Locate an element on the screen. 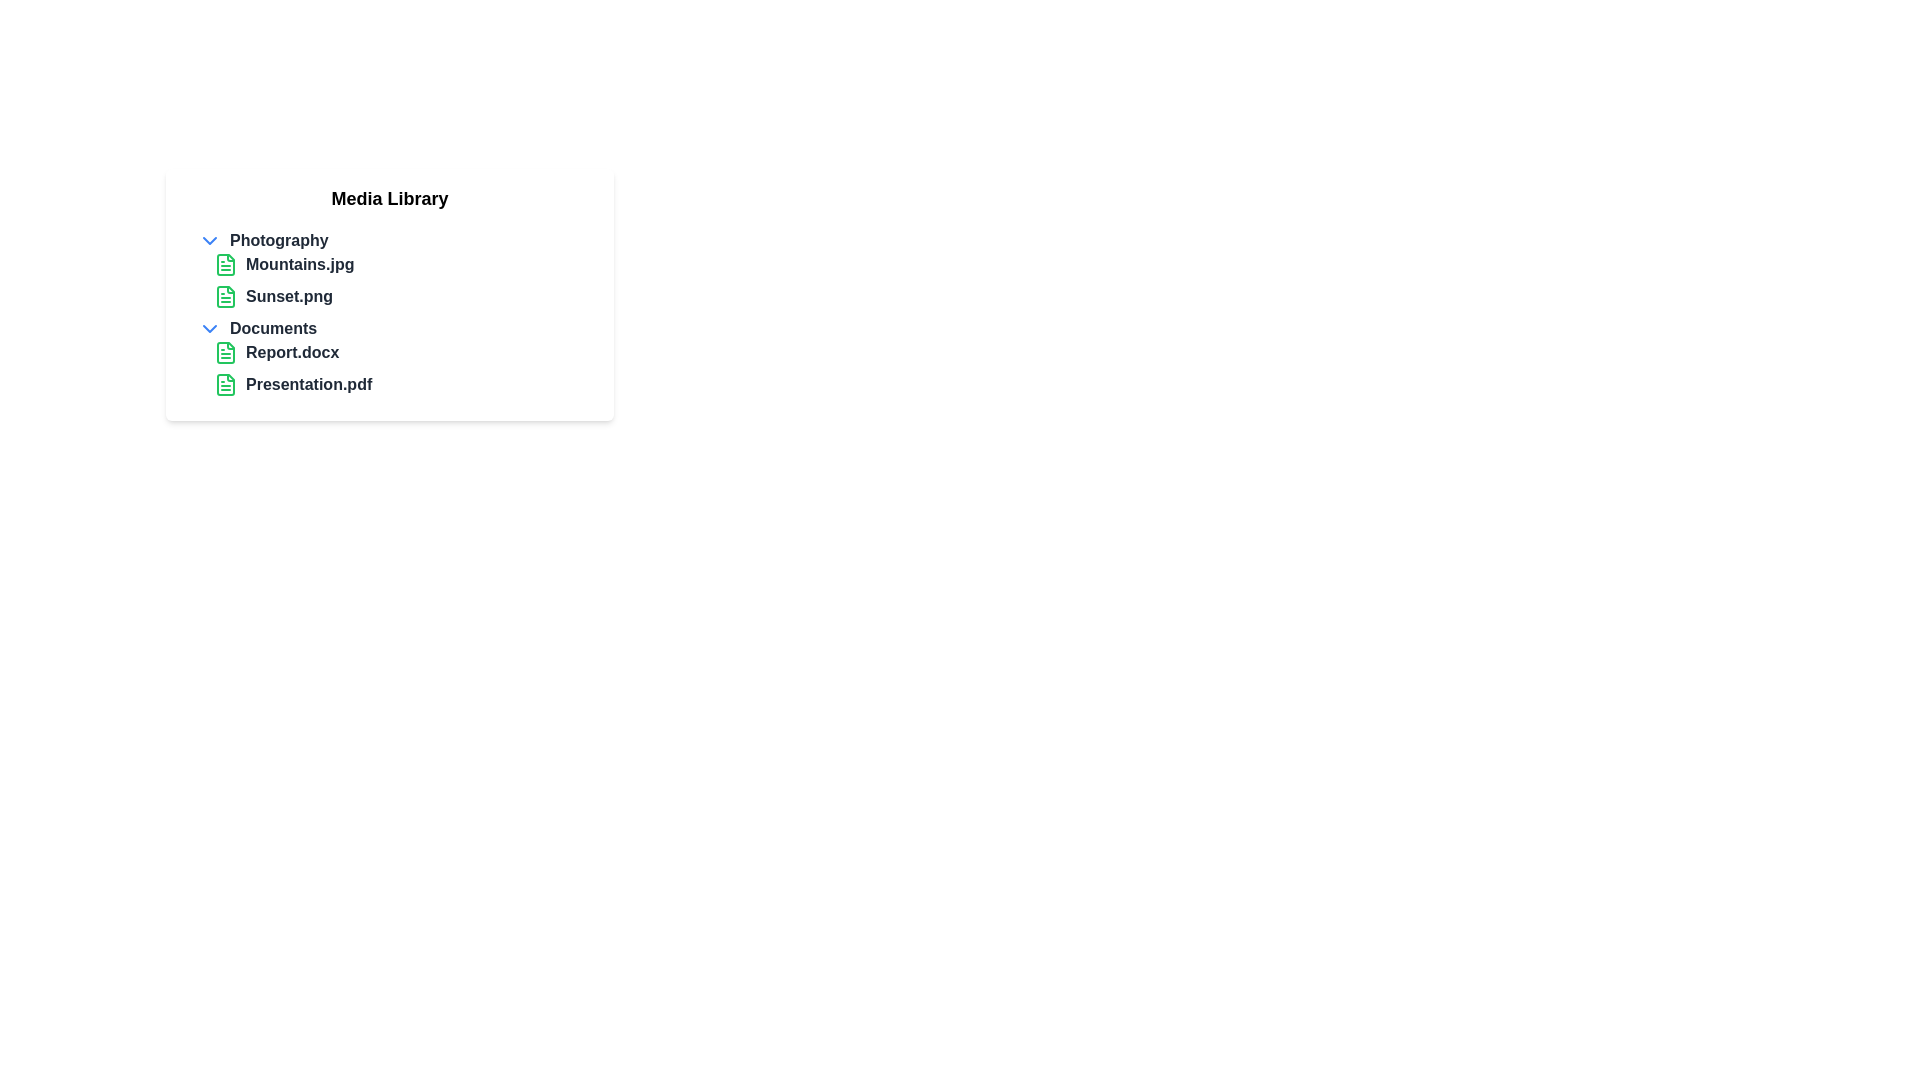  the 'Presentation.pdf' text label element, which is a bold gray text under the 'Documents' header is located at coordinates (308, 385).